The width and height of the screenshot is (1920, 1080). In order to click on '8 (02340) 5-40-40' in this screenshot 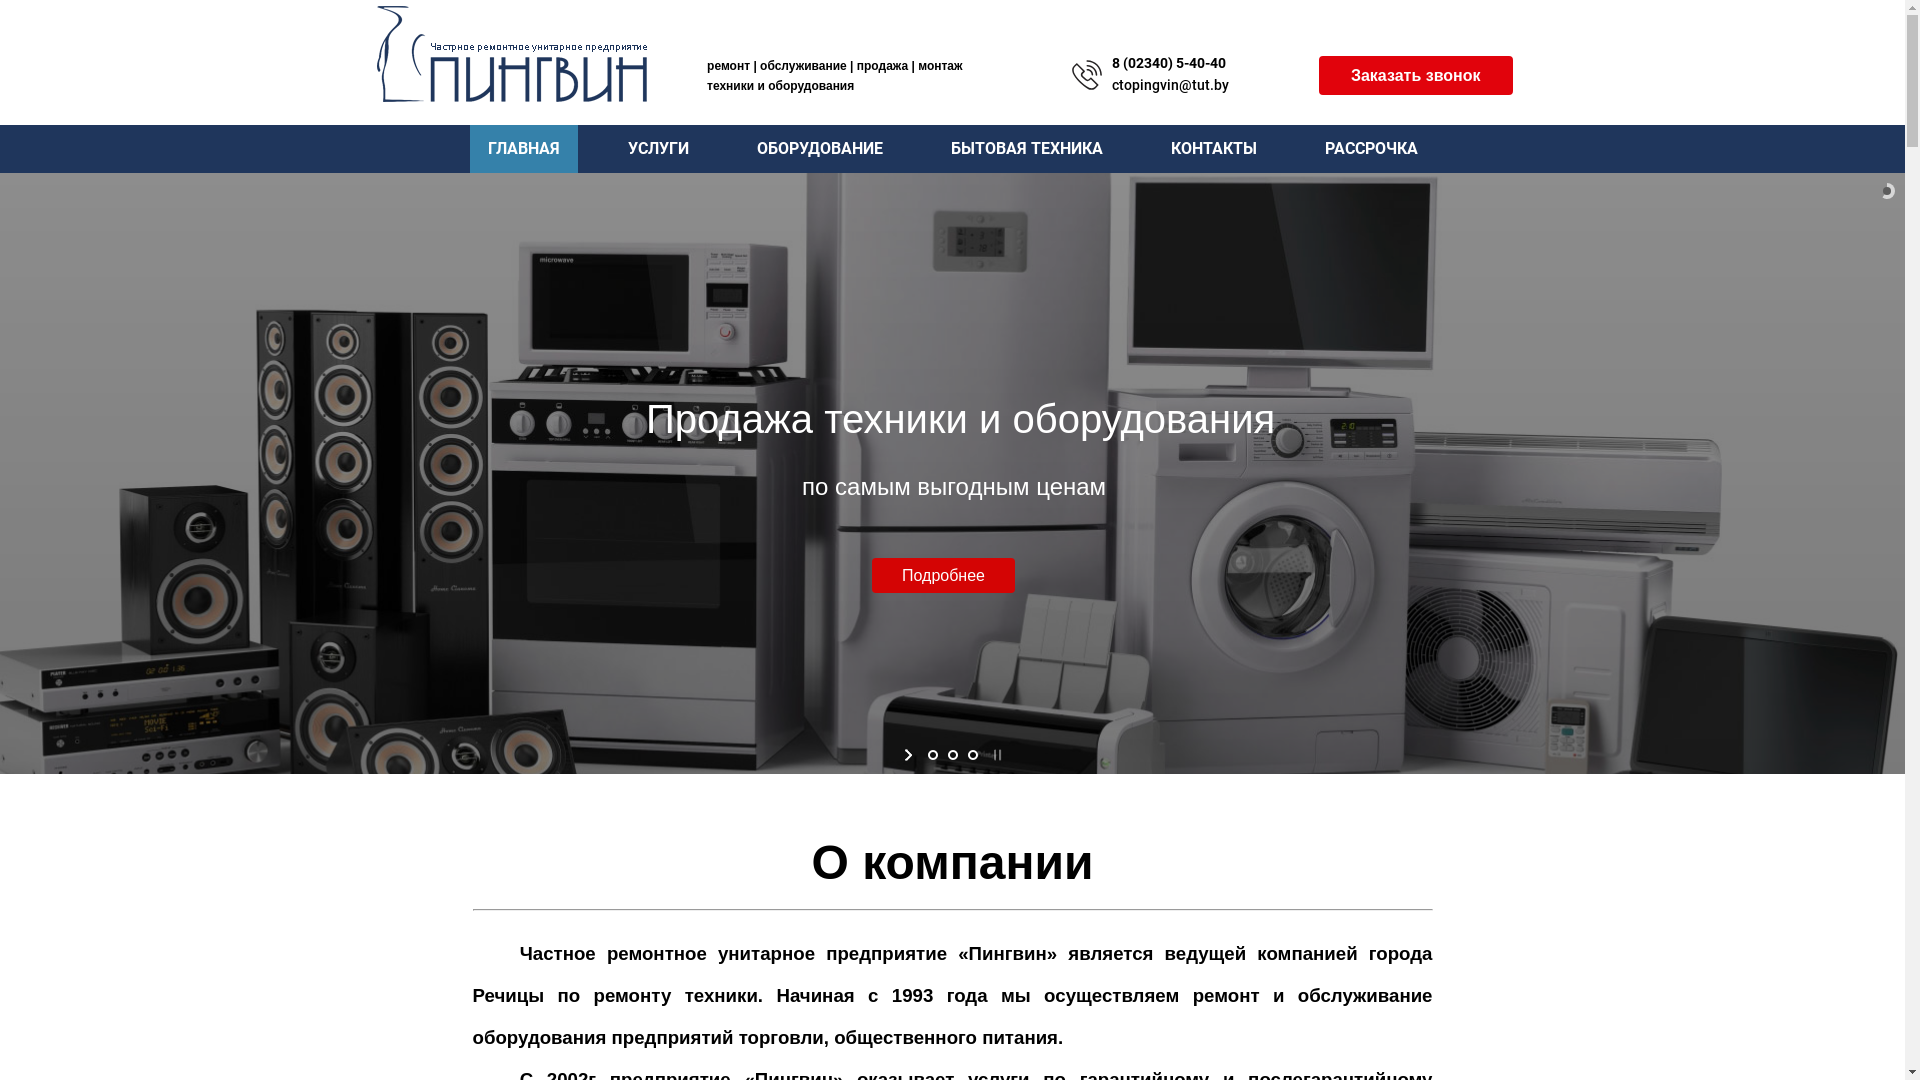, I will do `click(1169, 61)`.